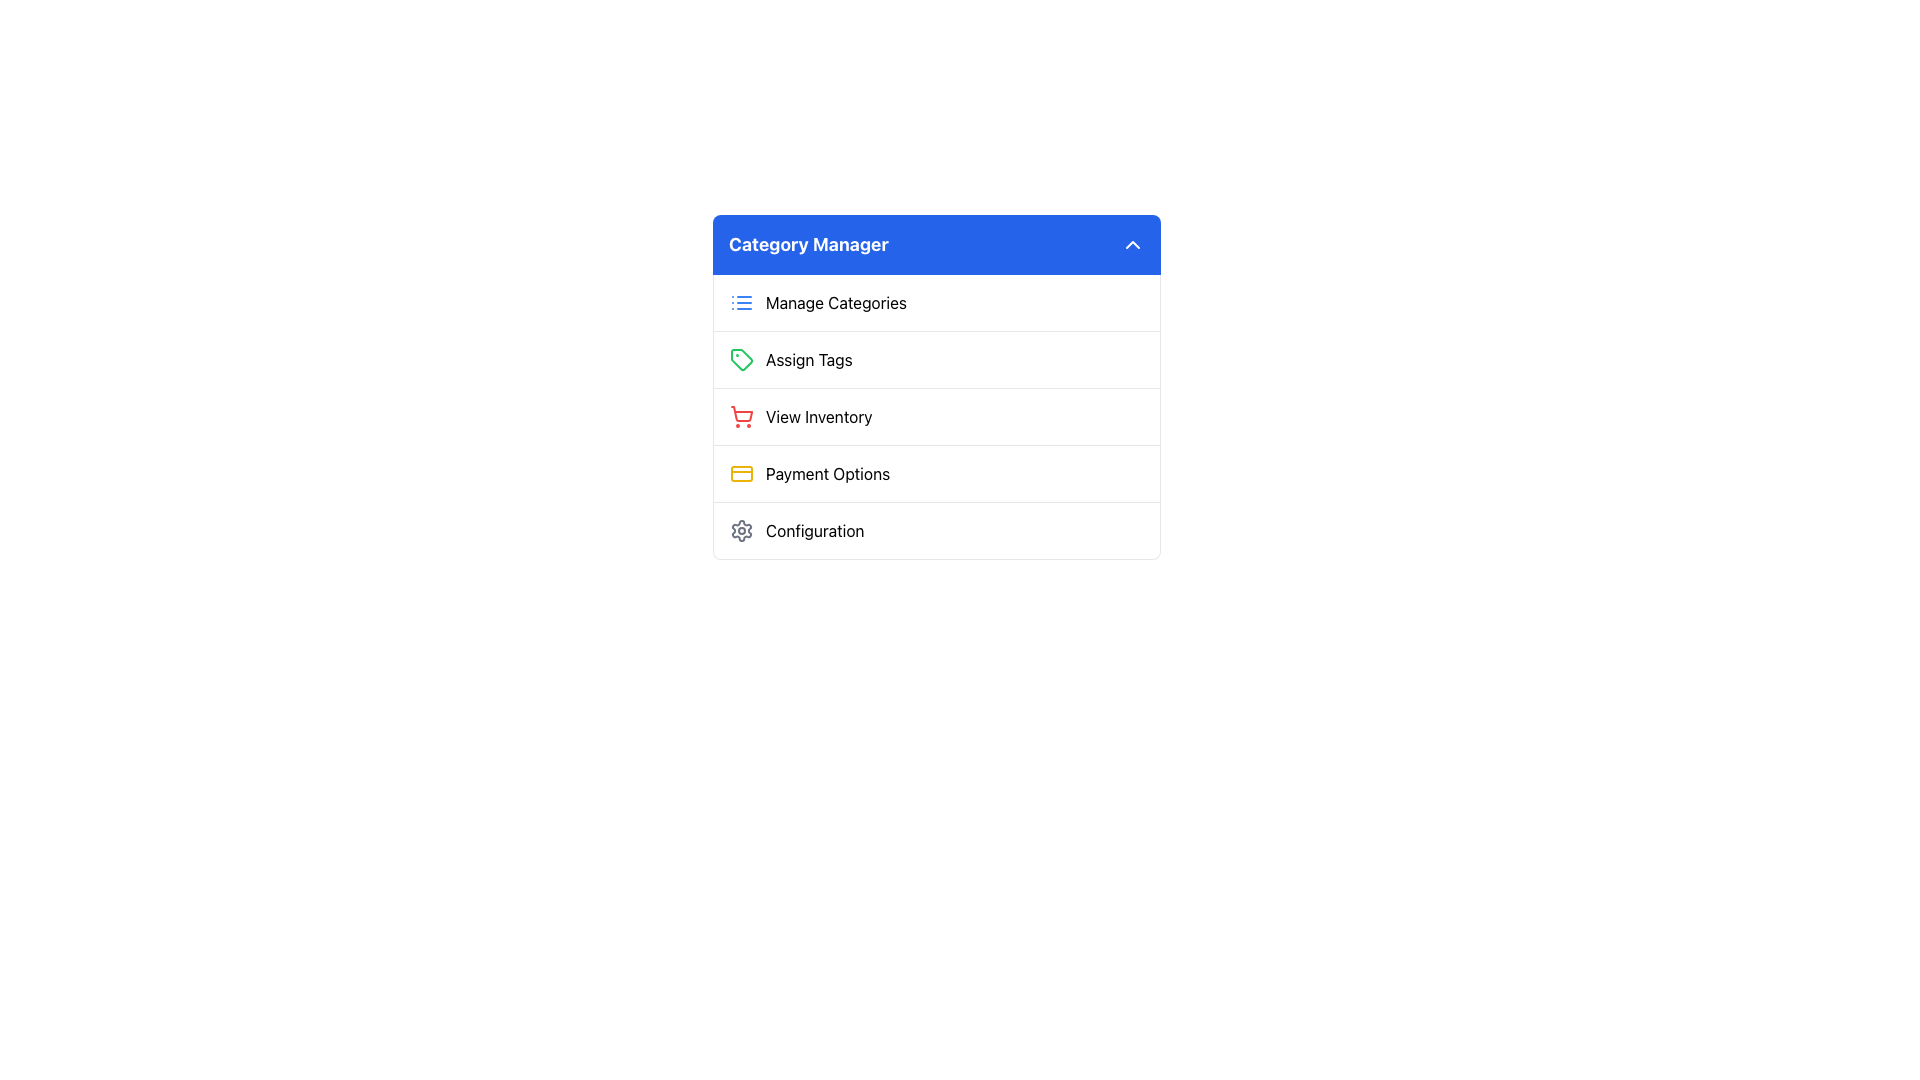 The width and height of the screenshot is (1920, 1080). Describe the element at coordinates (935, 415) in the screenshot. I see `the inventory management button located below 'Manage Categories' and 'Assign Tags', and above 'Payment Options' and 'Configuration' in the Category Manager section` at that location.